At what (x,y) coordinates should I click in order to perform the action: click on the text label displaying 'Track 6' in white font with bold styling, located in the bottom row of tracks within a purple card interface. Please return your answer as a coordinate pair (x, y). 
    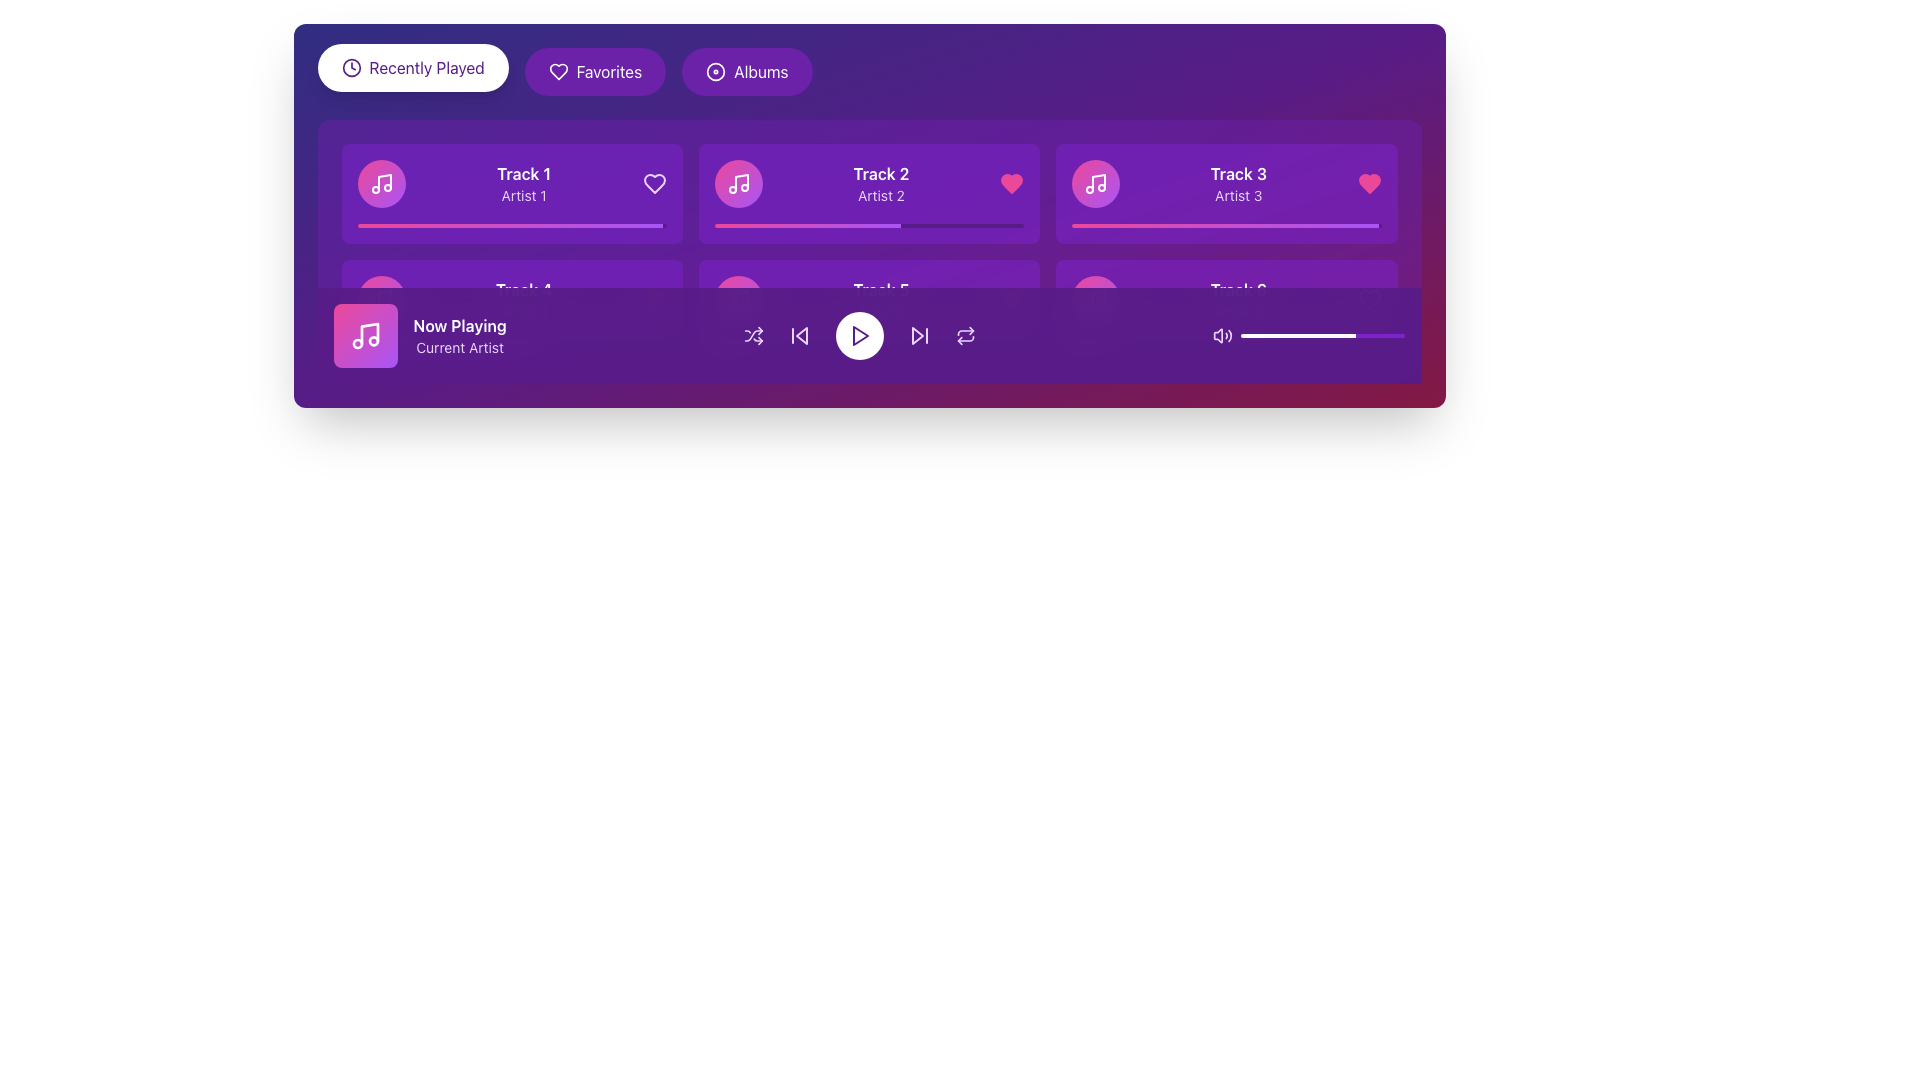
    Looking at the image, I should click on (1237, 289).